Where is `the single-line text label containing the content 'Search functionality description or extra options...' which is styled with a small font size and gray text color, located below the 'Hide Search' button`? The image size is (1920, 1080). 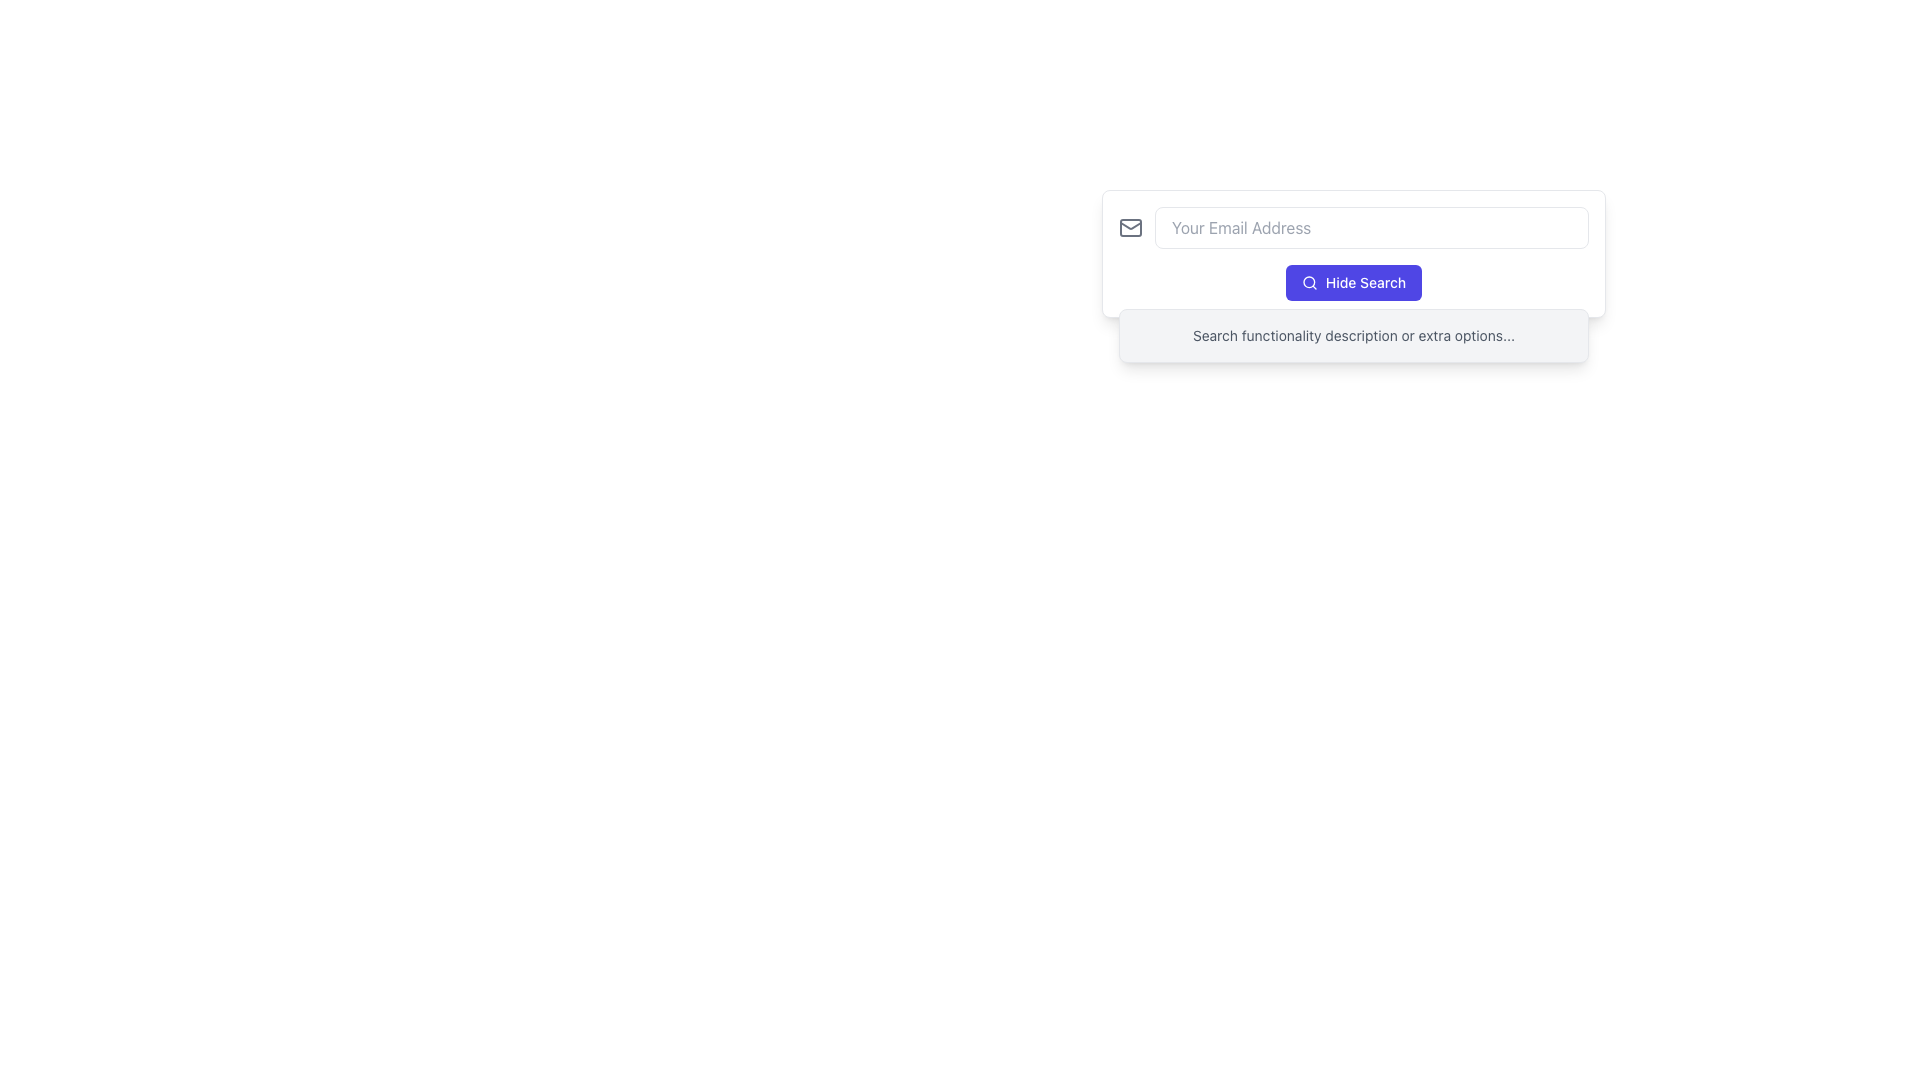
the single-line text label containing the content 'Search functionality description or extra options...' which is styled with a small font size and gray text color, located below the 'Hide Search' button is located at coordinates (1353, 334).